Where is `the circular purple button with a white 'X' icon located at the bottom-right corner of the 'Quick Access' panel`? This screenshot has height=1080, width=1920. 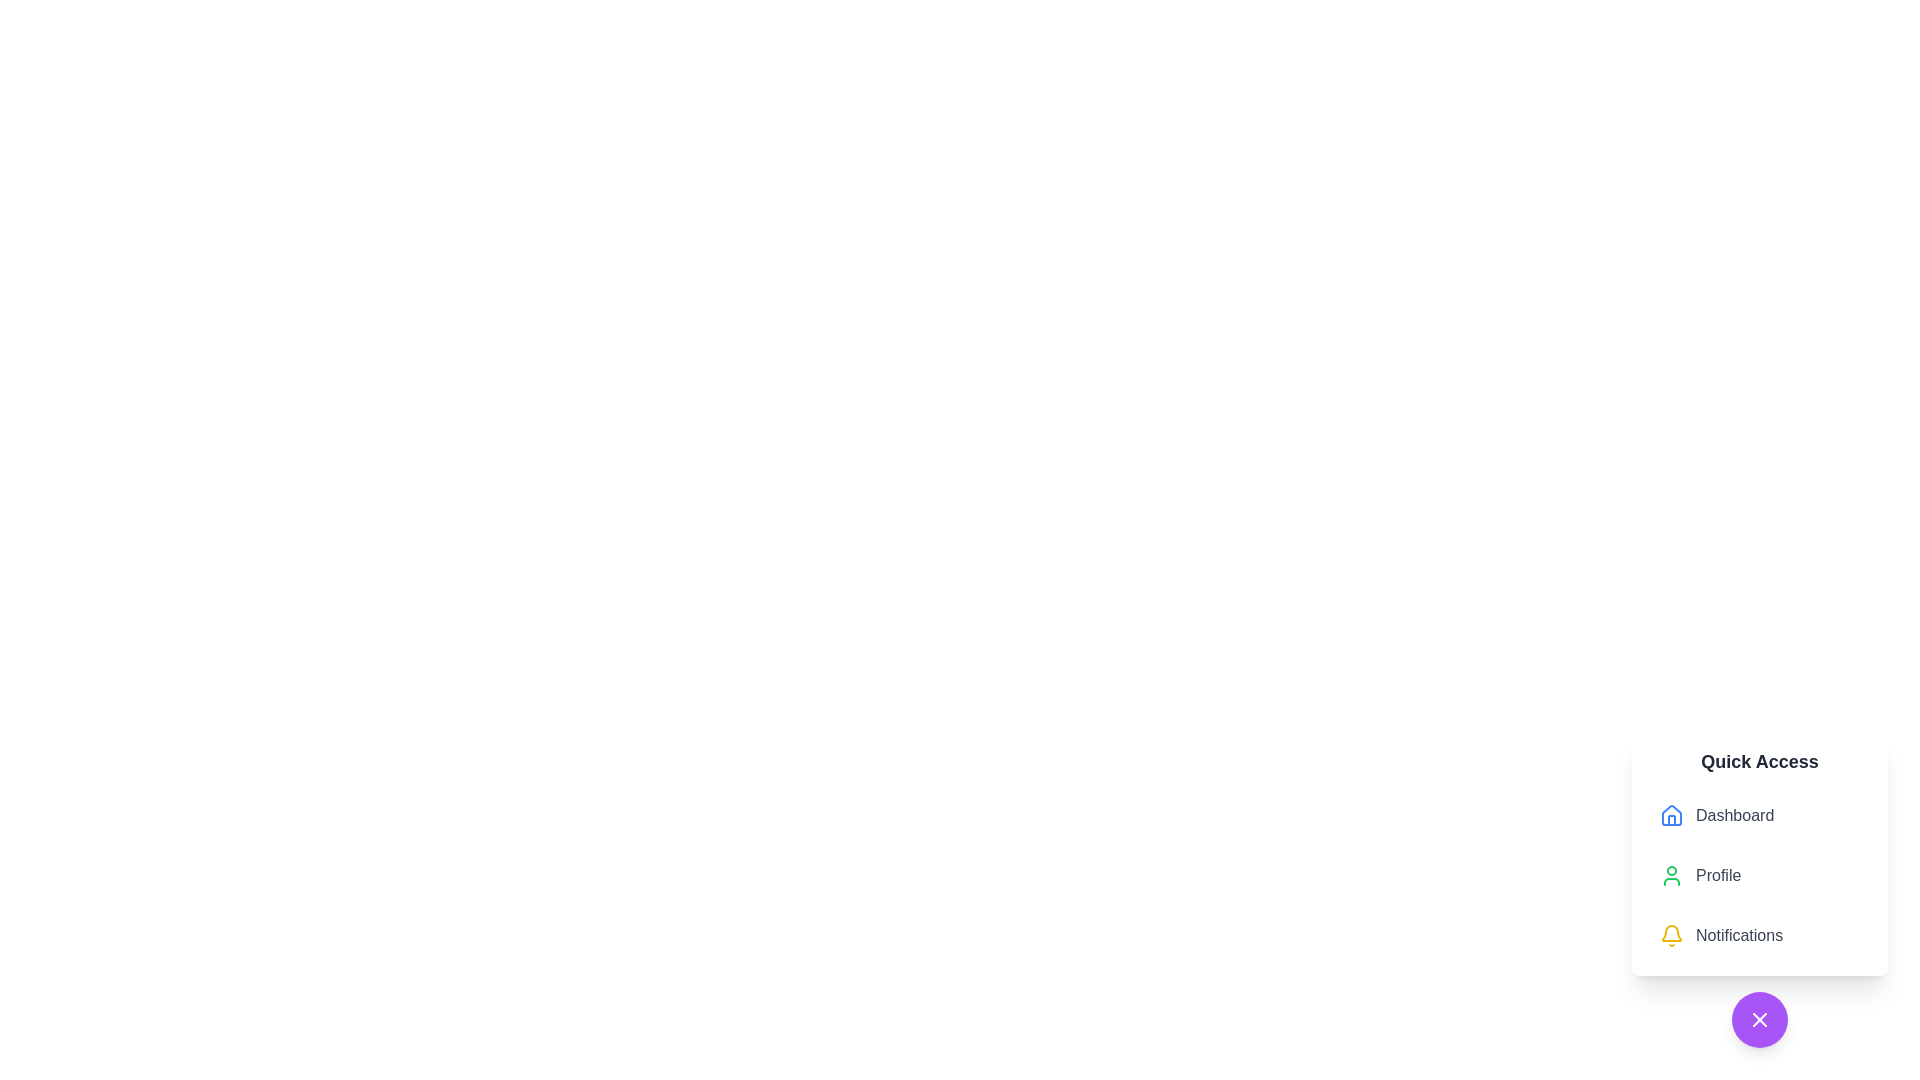 the circular purple button with a white 'X' icon located at the bottom-right corner of the 'Quick Access' panel is located at coordinates (1760, 1019).